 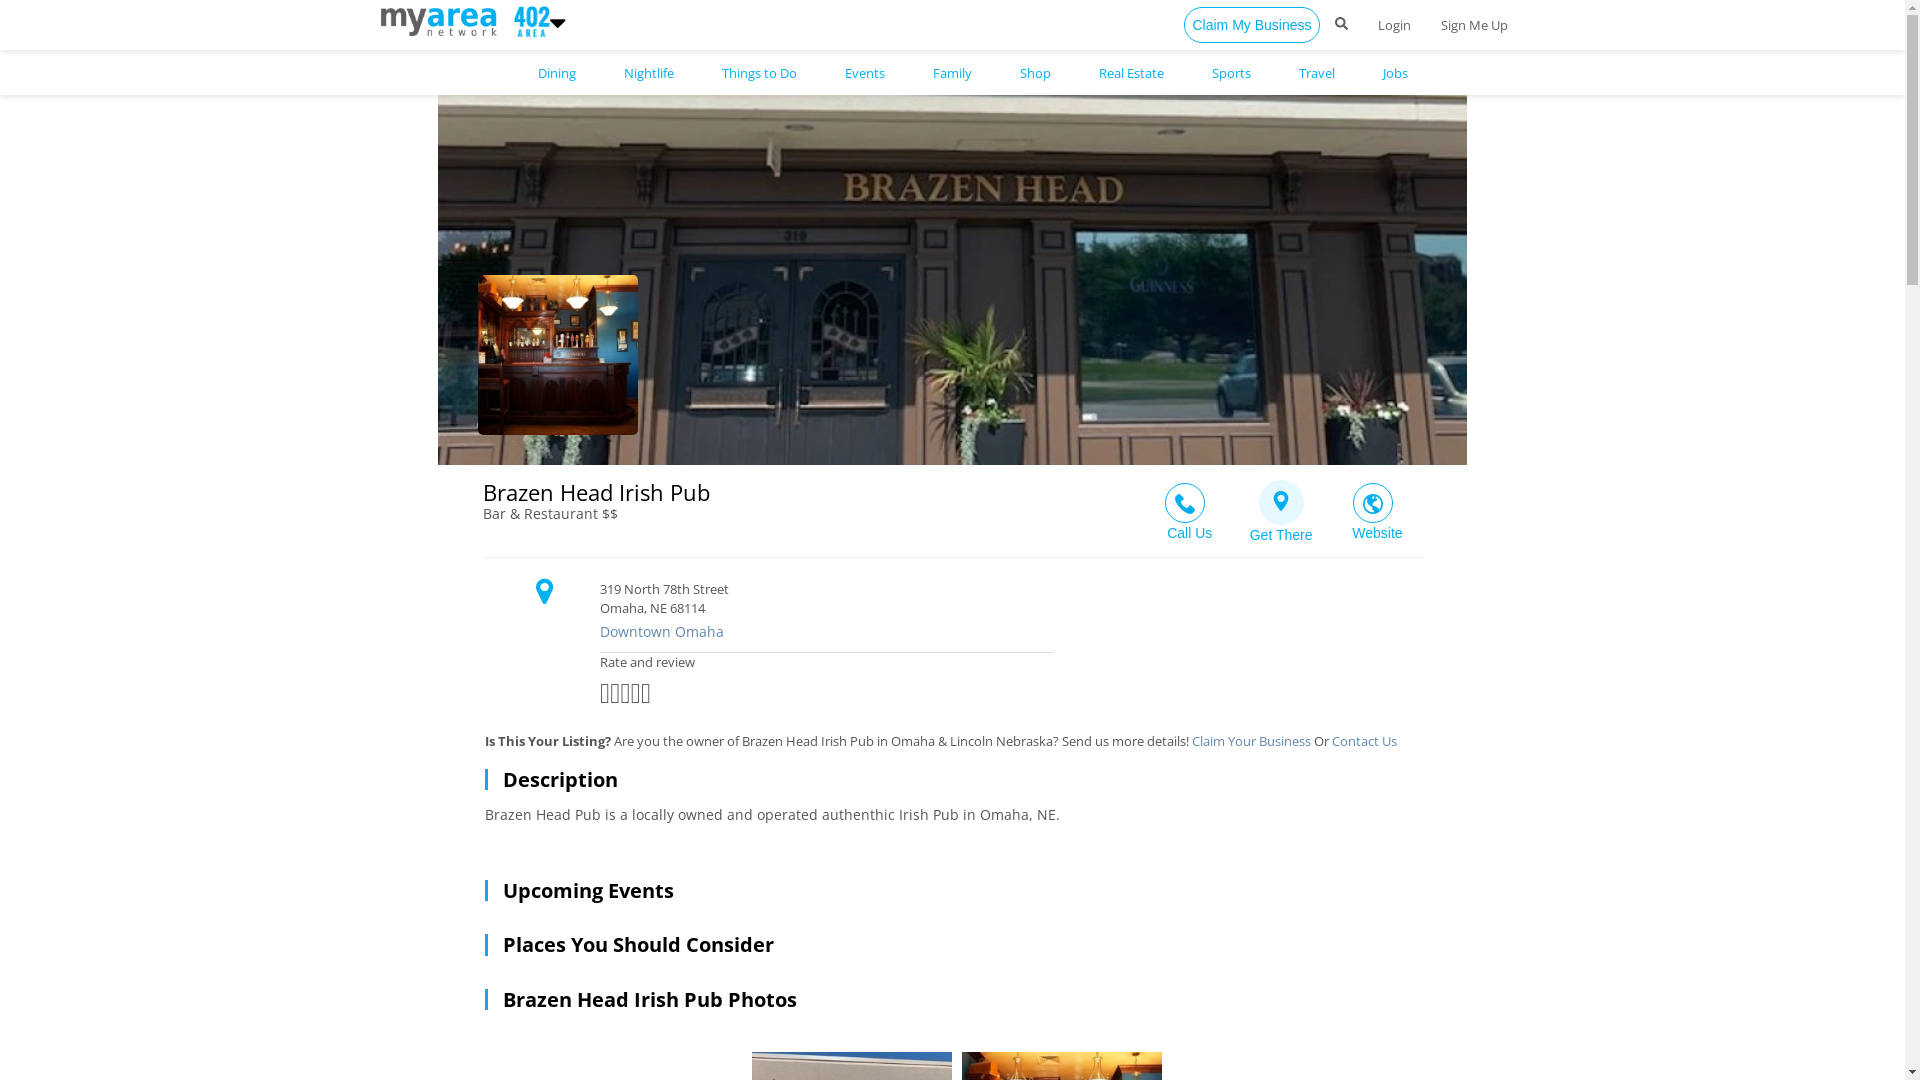 I want to click on 'Website', so click(x=1374, y=504).